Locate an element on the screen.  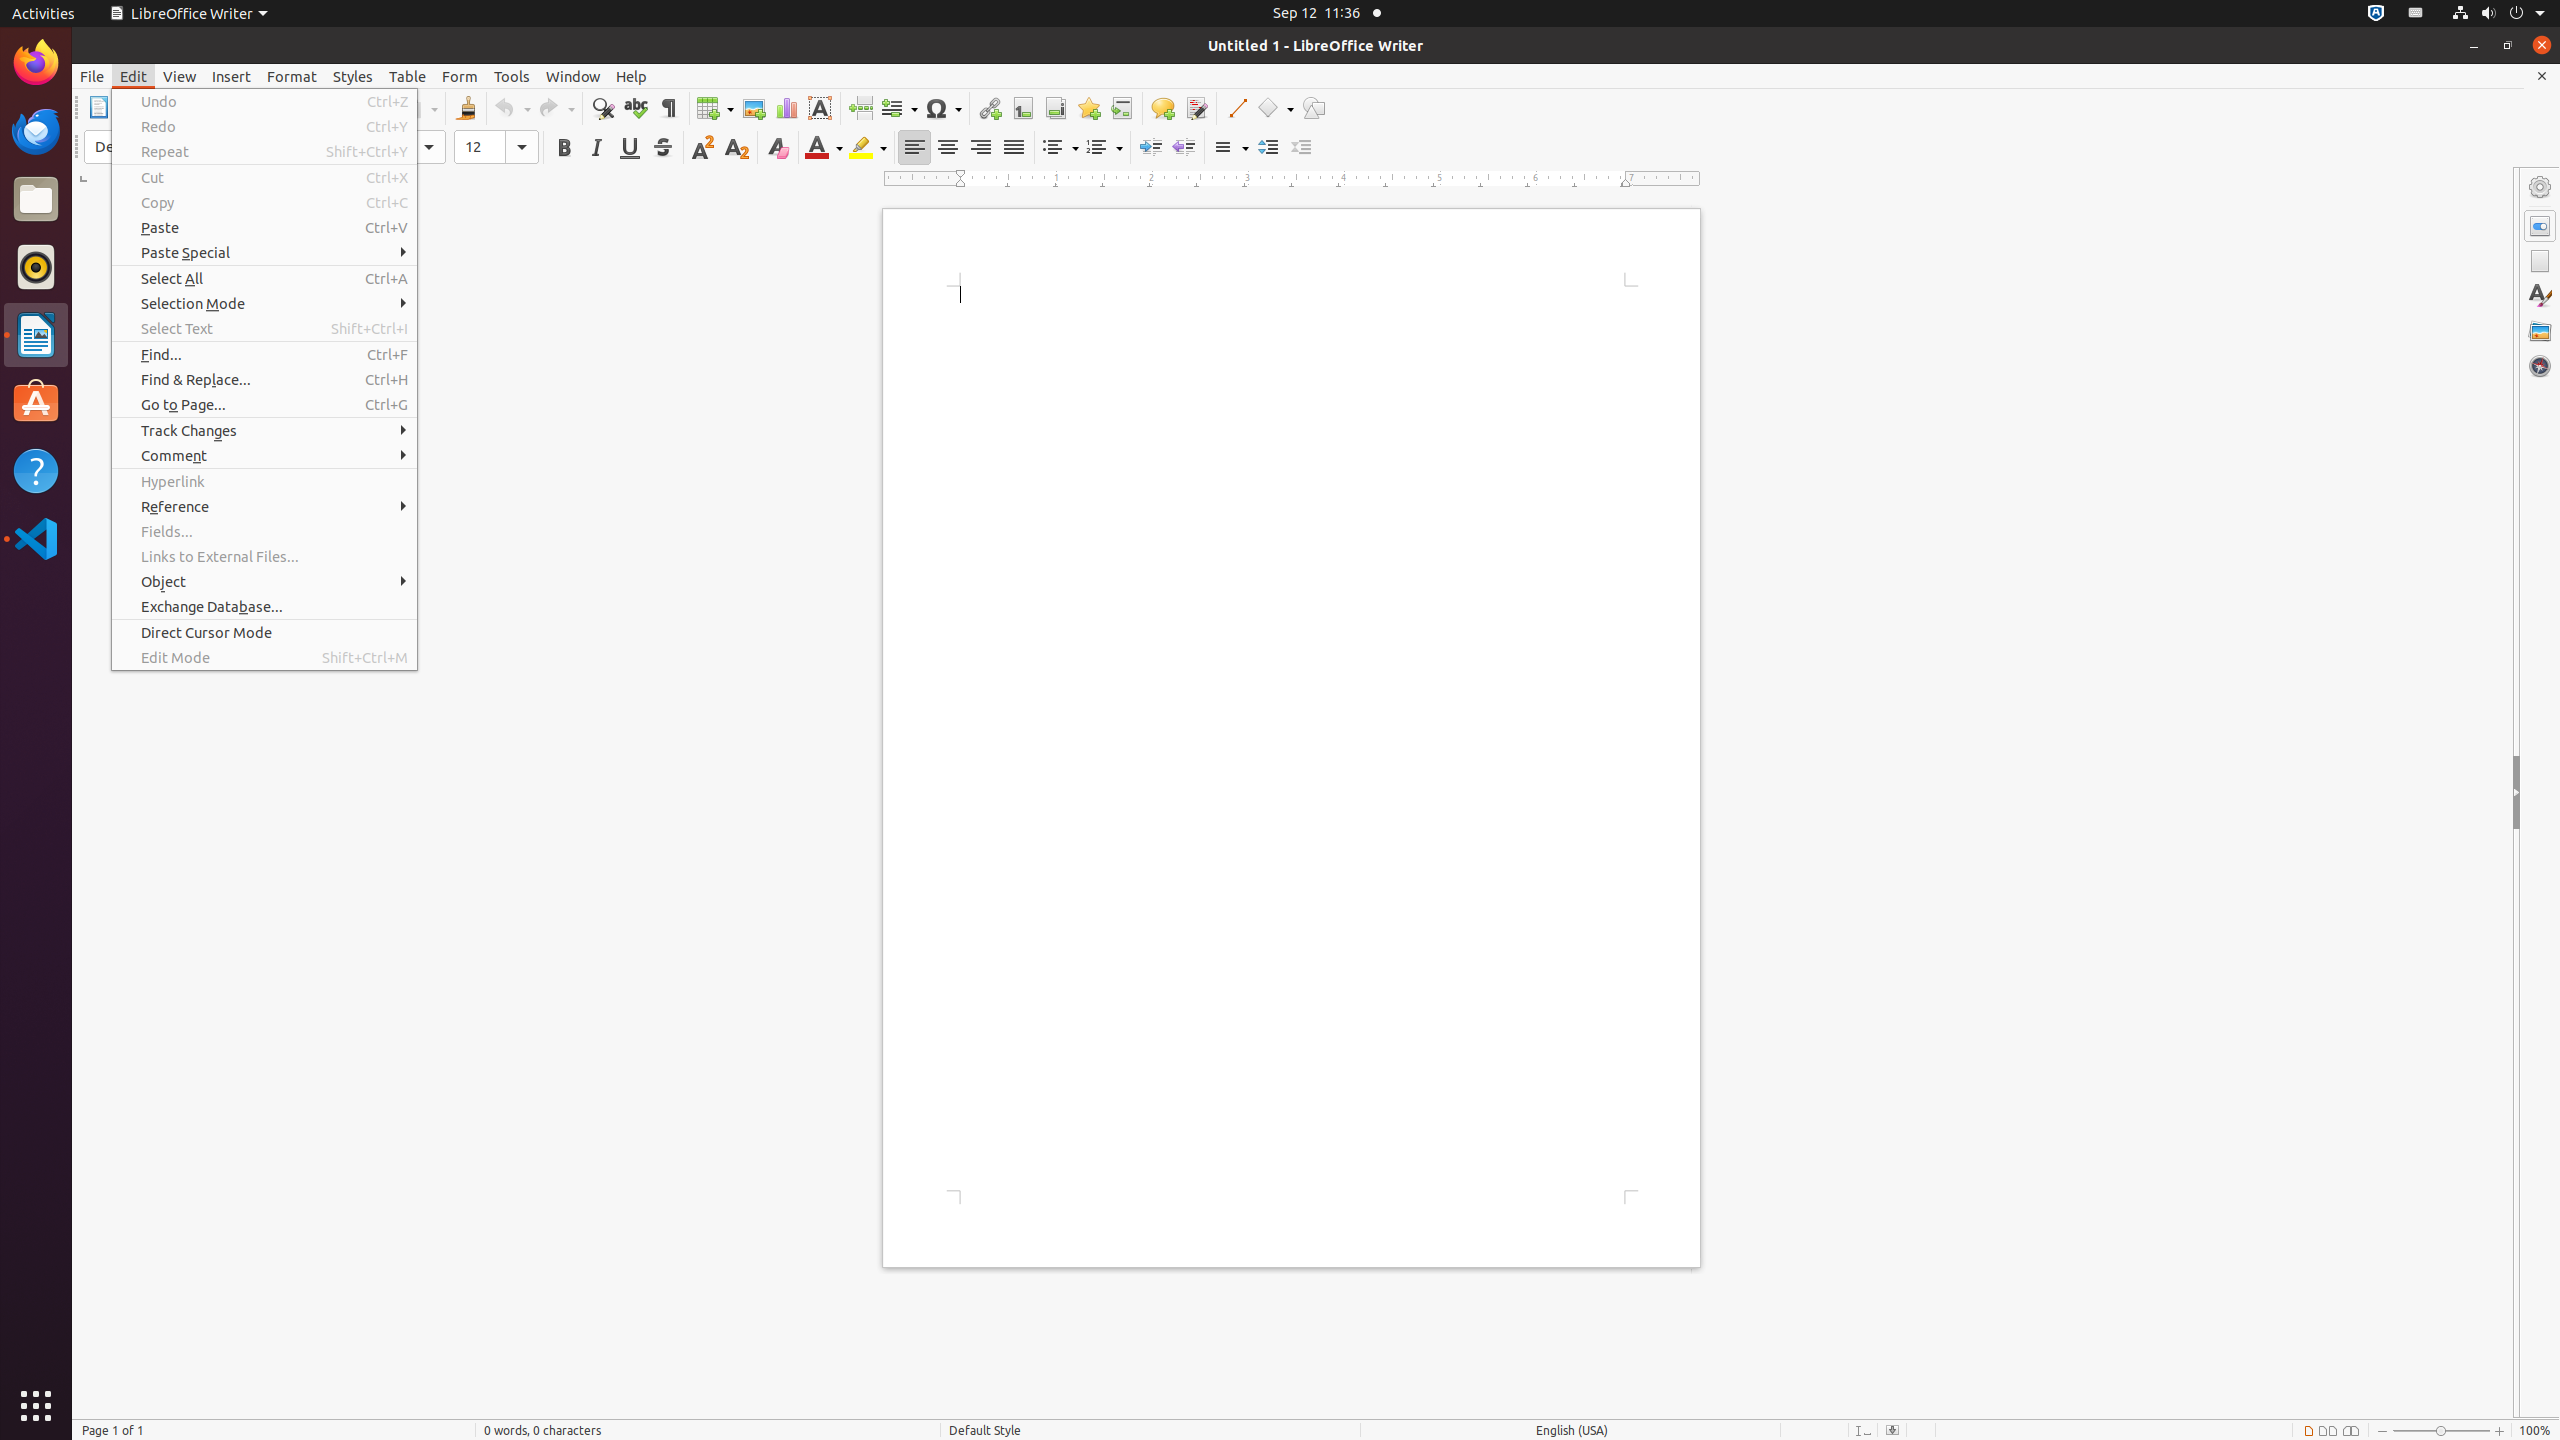
'Form' is located at coordinates (460, 76).